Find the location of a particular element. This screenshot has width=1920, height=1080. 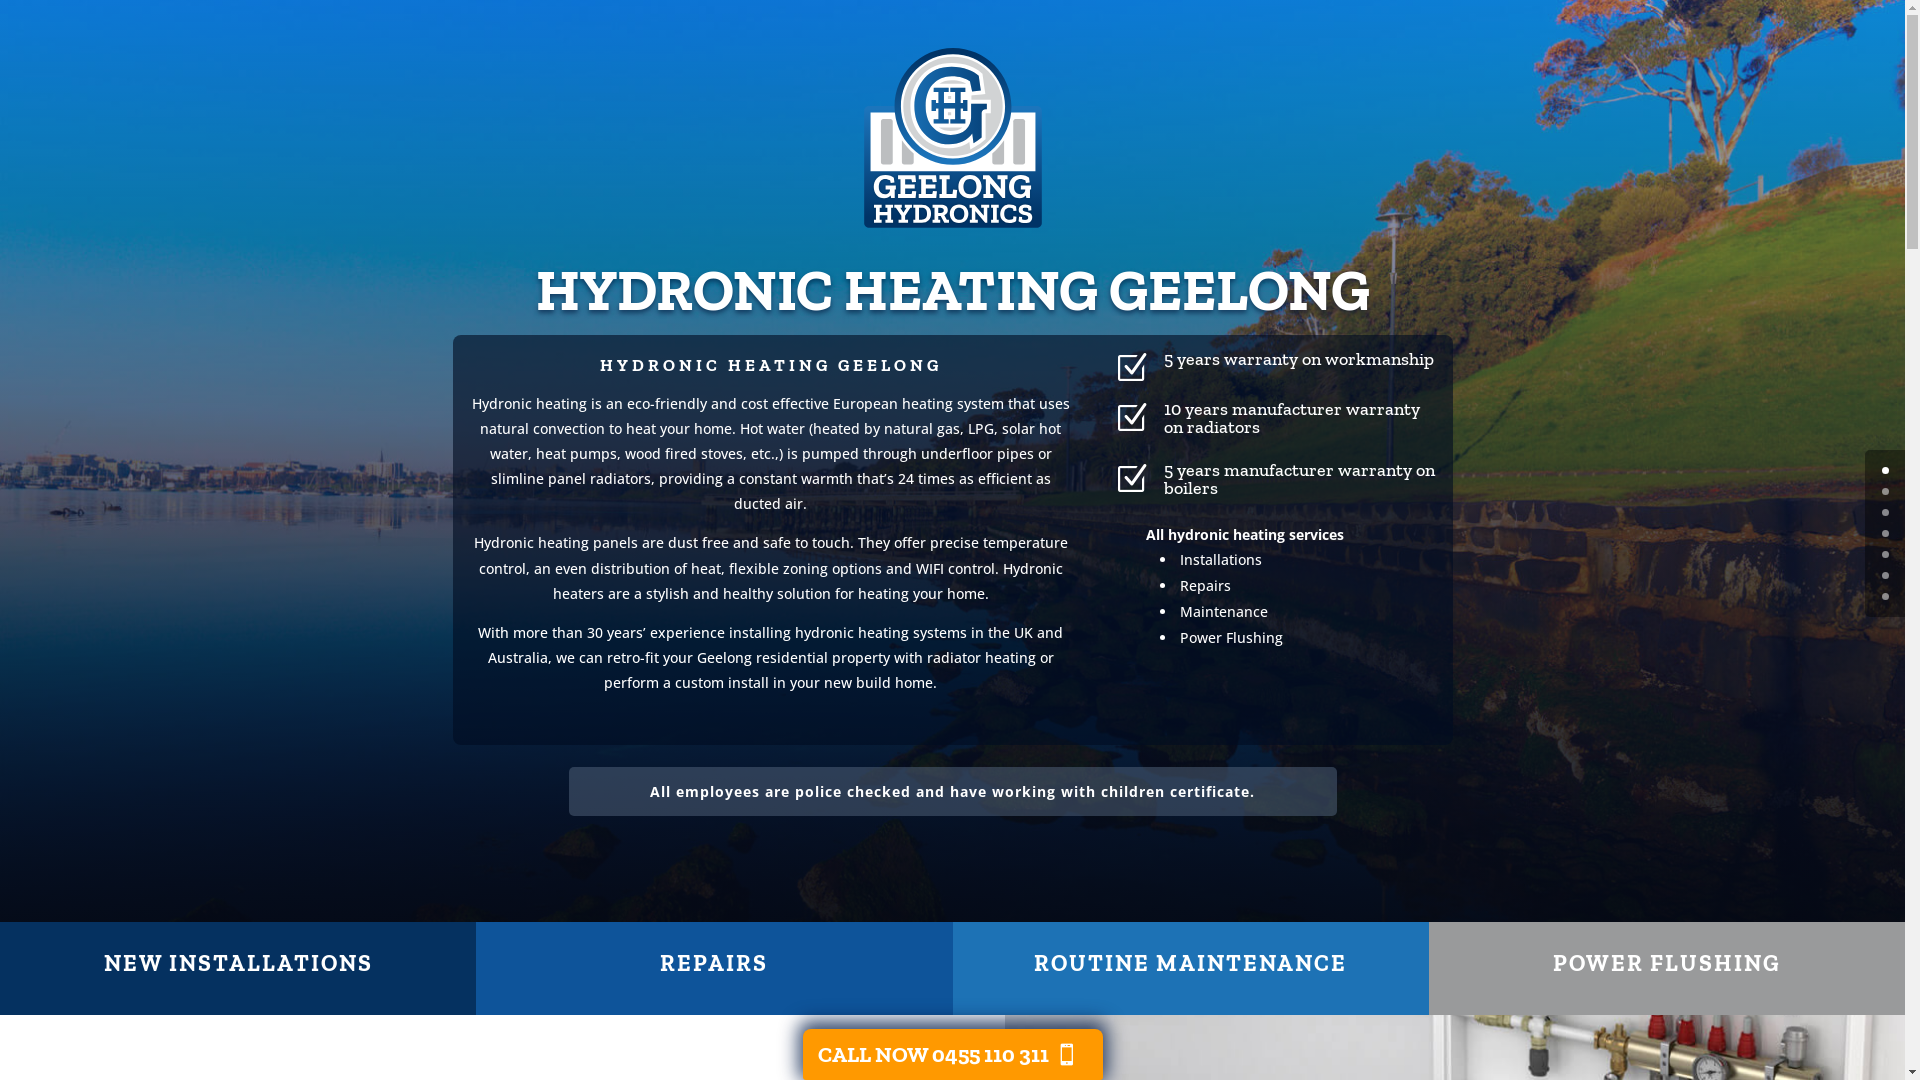

'2' is located at coordinates (1884, 511).